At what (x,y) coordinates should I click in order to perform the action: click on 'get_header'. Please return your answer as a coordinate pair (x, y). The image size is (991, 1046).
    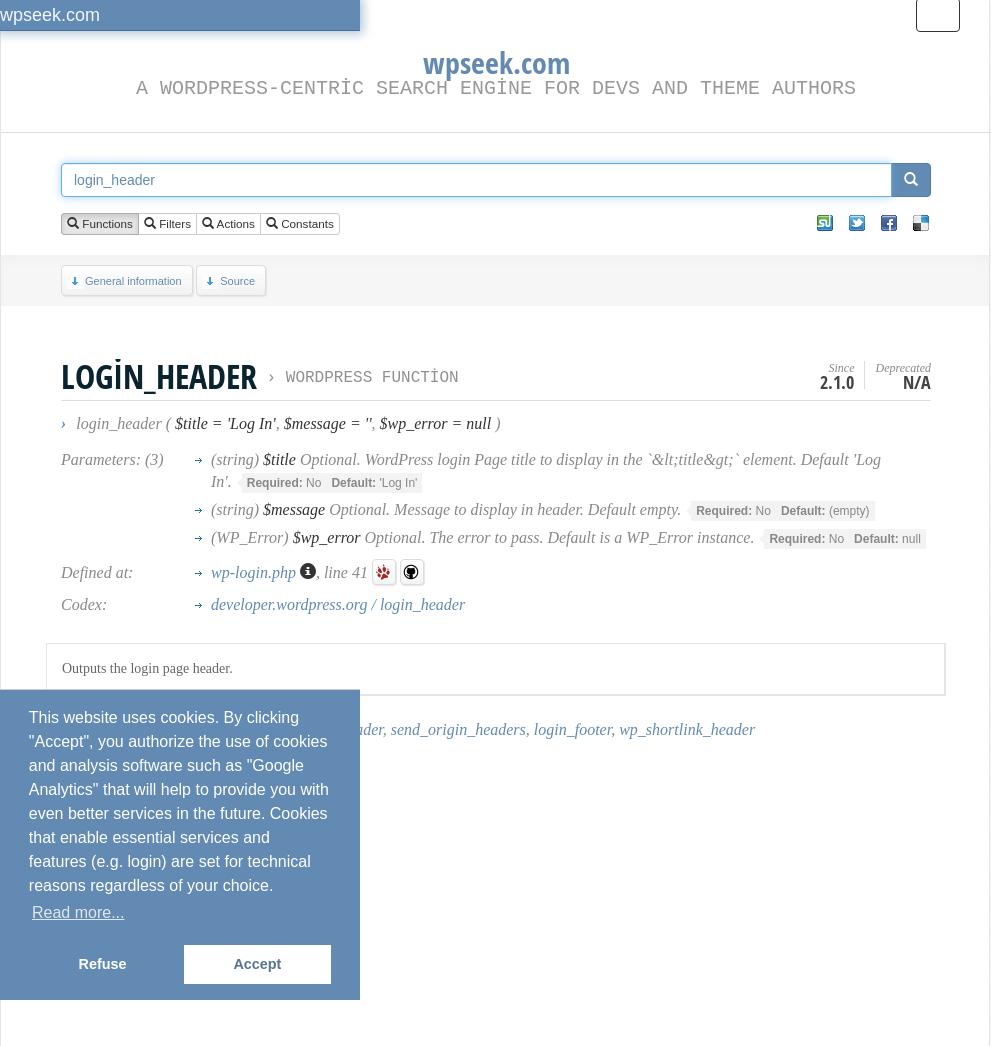
    Looking at the image, I should click on (186, 729).